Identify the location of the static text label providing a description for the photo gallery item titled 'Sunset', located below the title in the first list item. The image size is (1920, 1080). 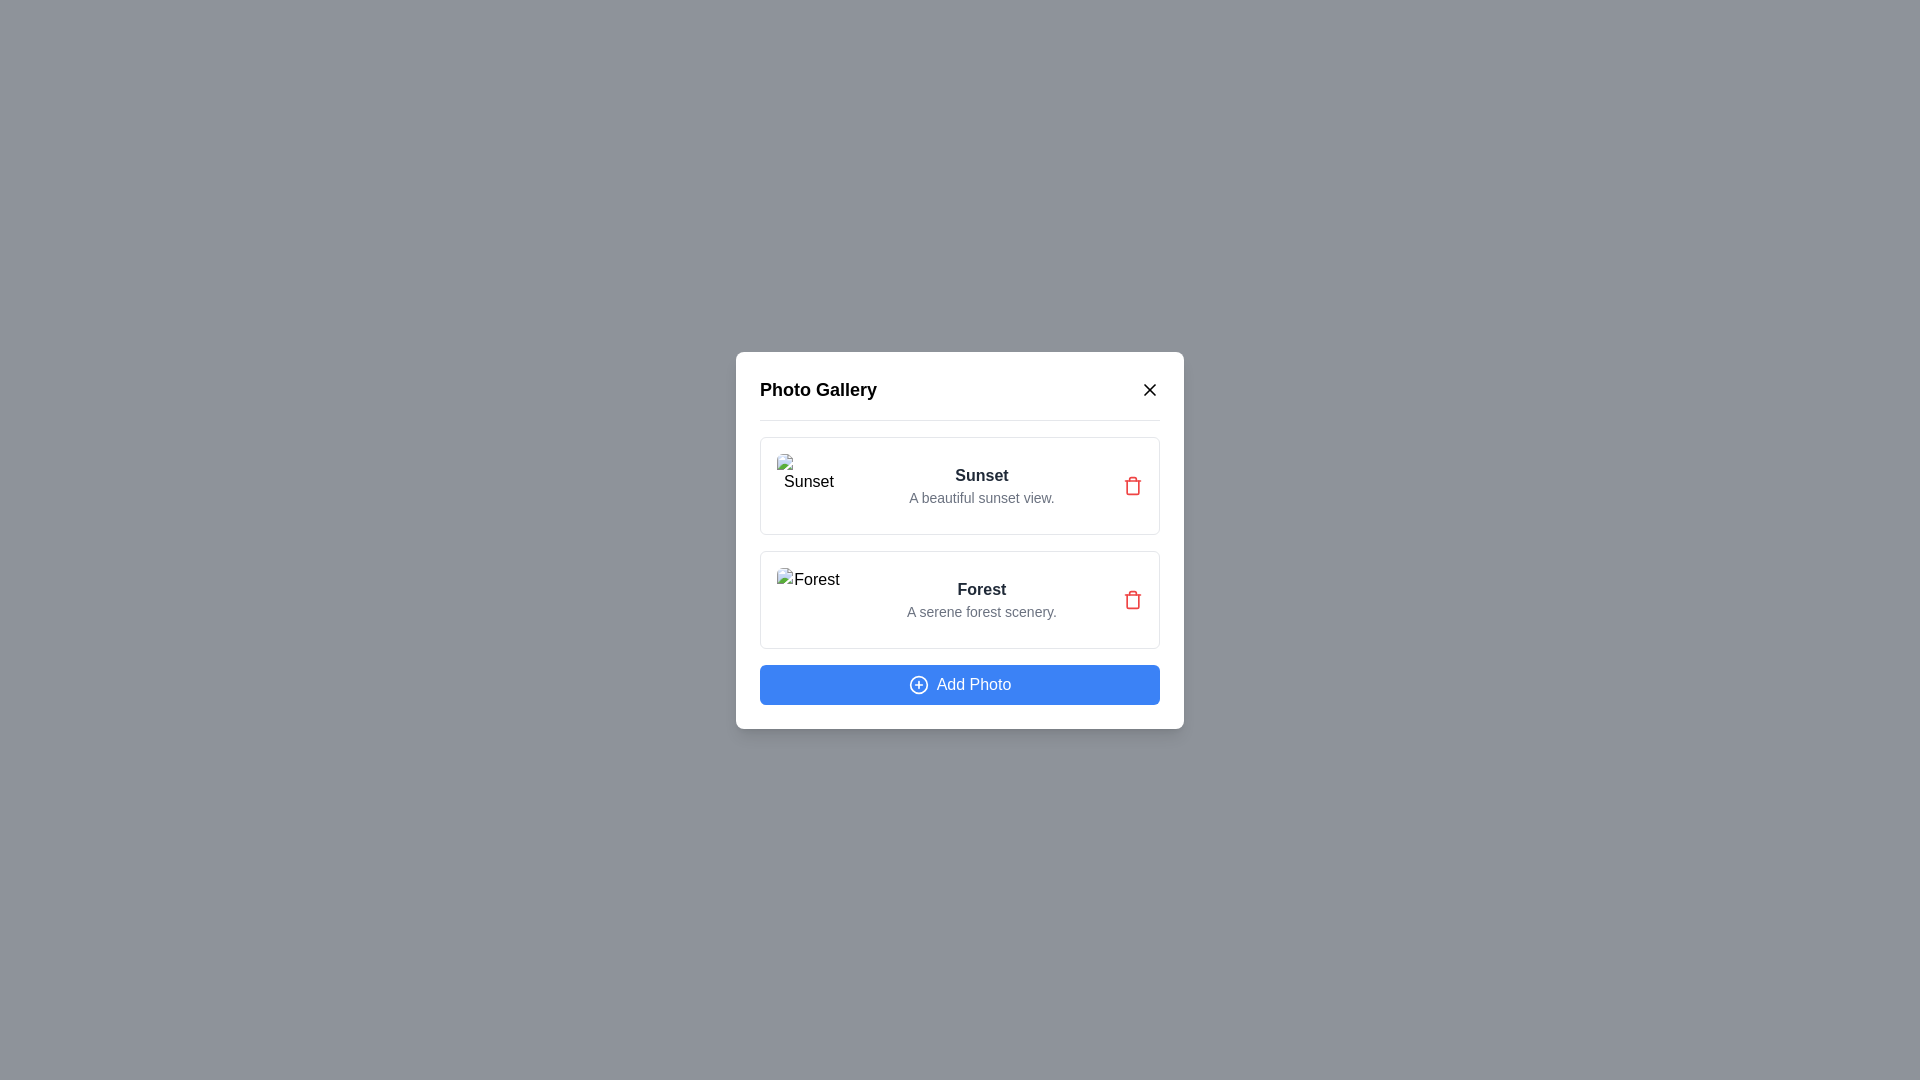
(982, 496).